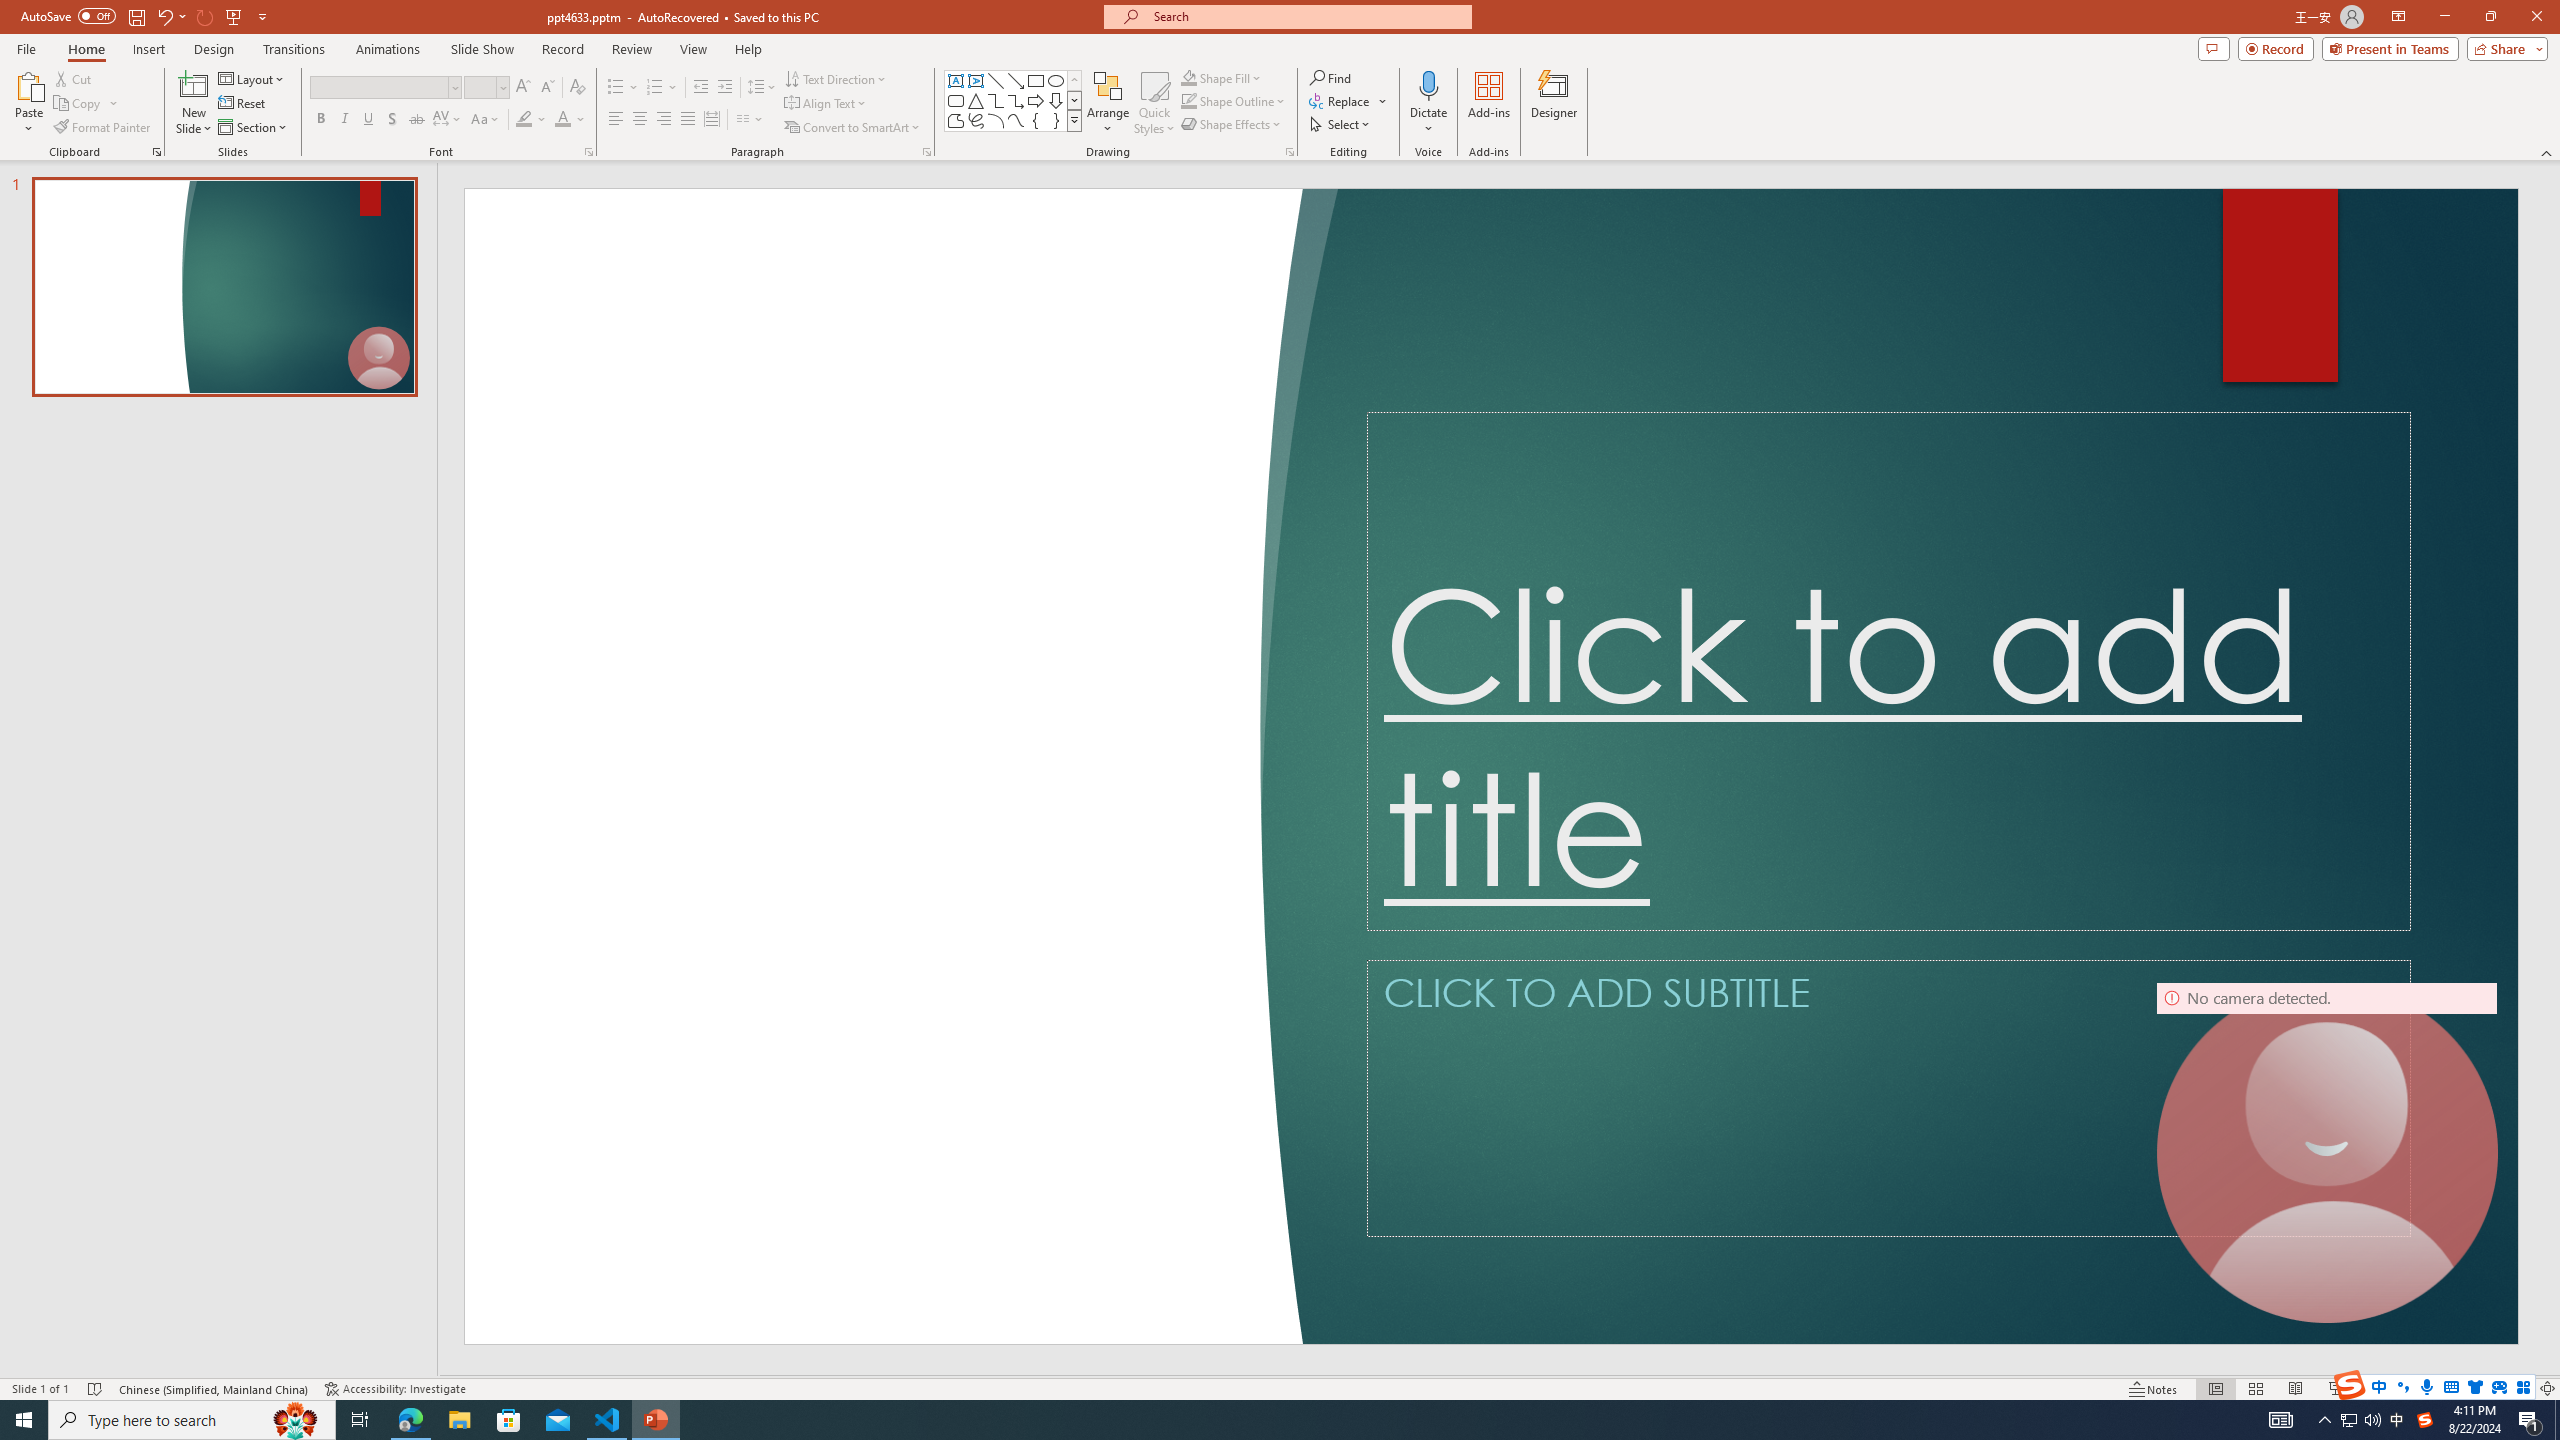  What do you see at coordinates (836, 78) in the screenshot?
I see `'Text Direction'` at bounding box center [836, 78].